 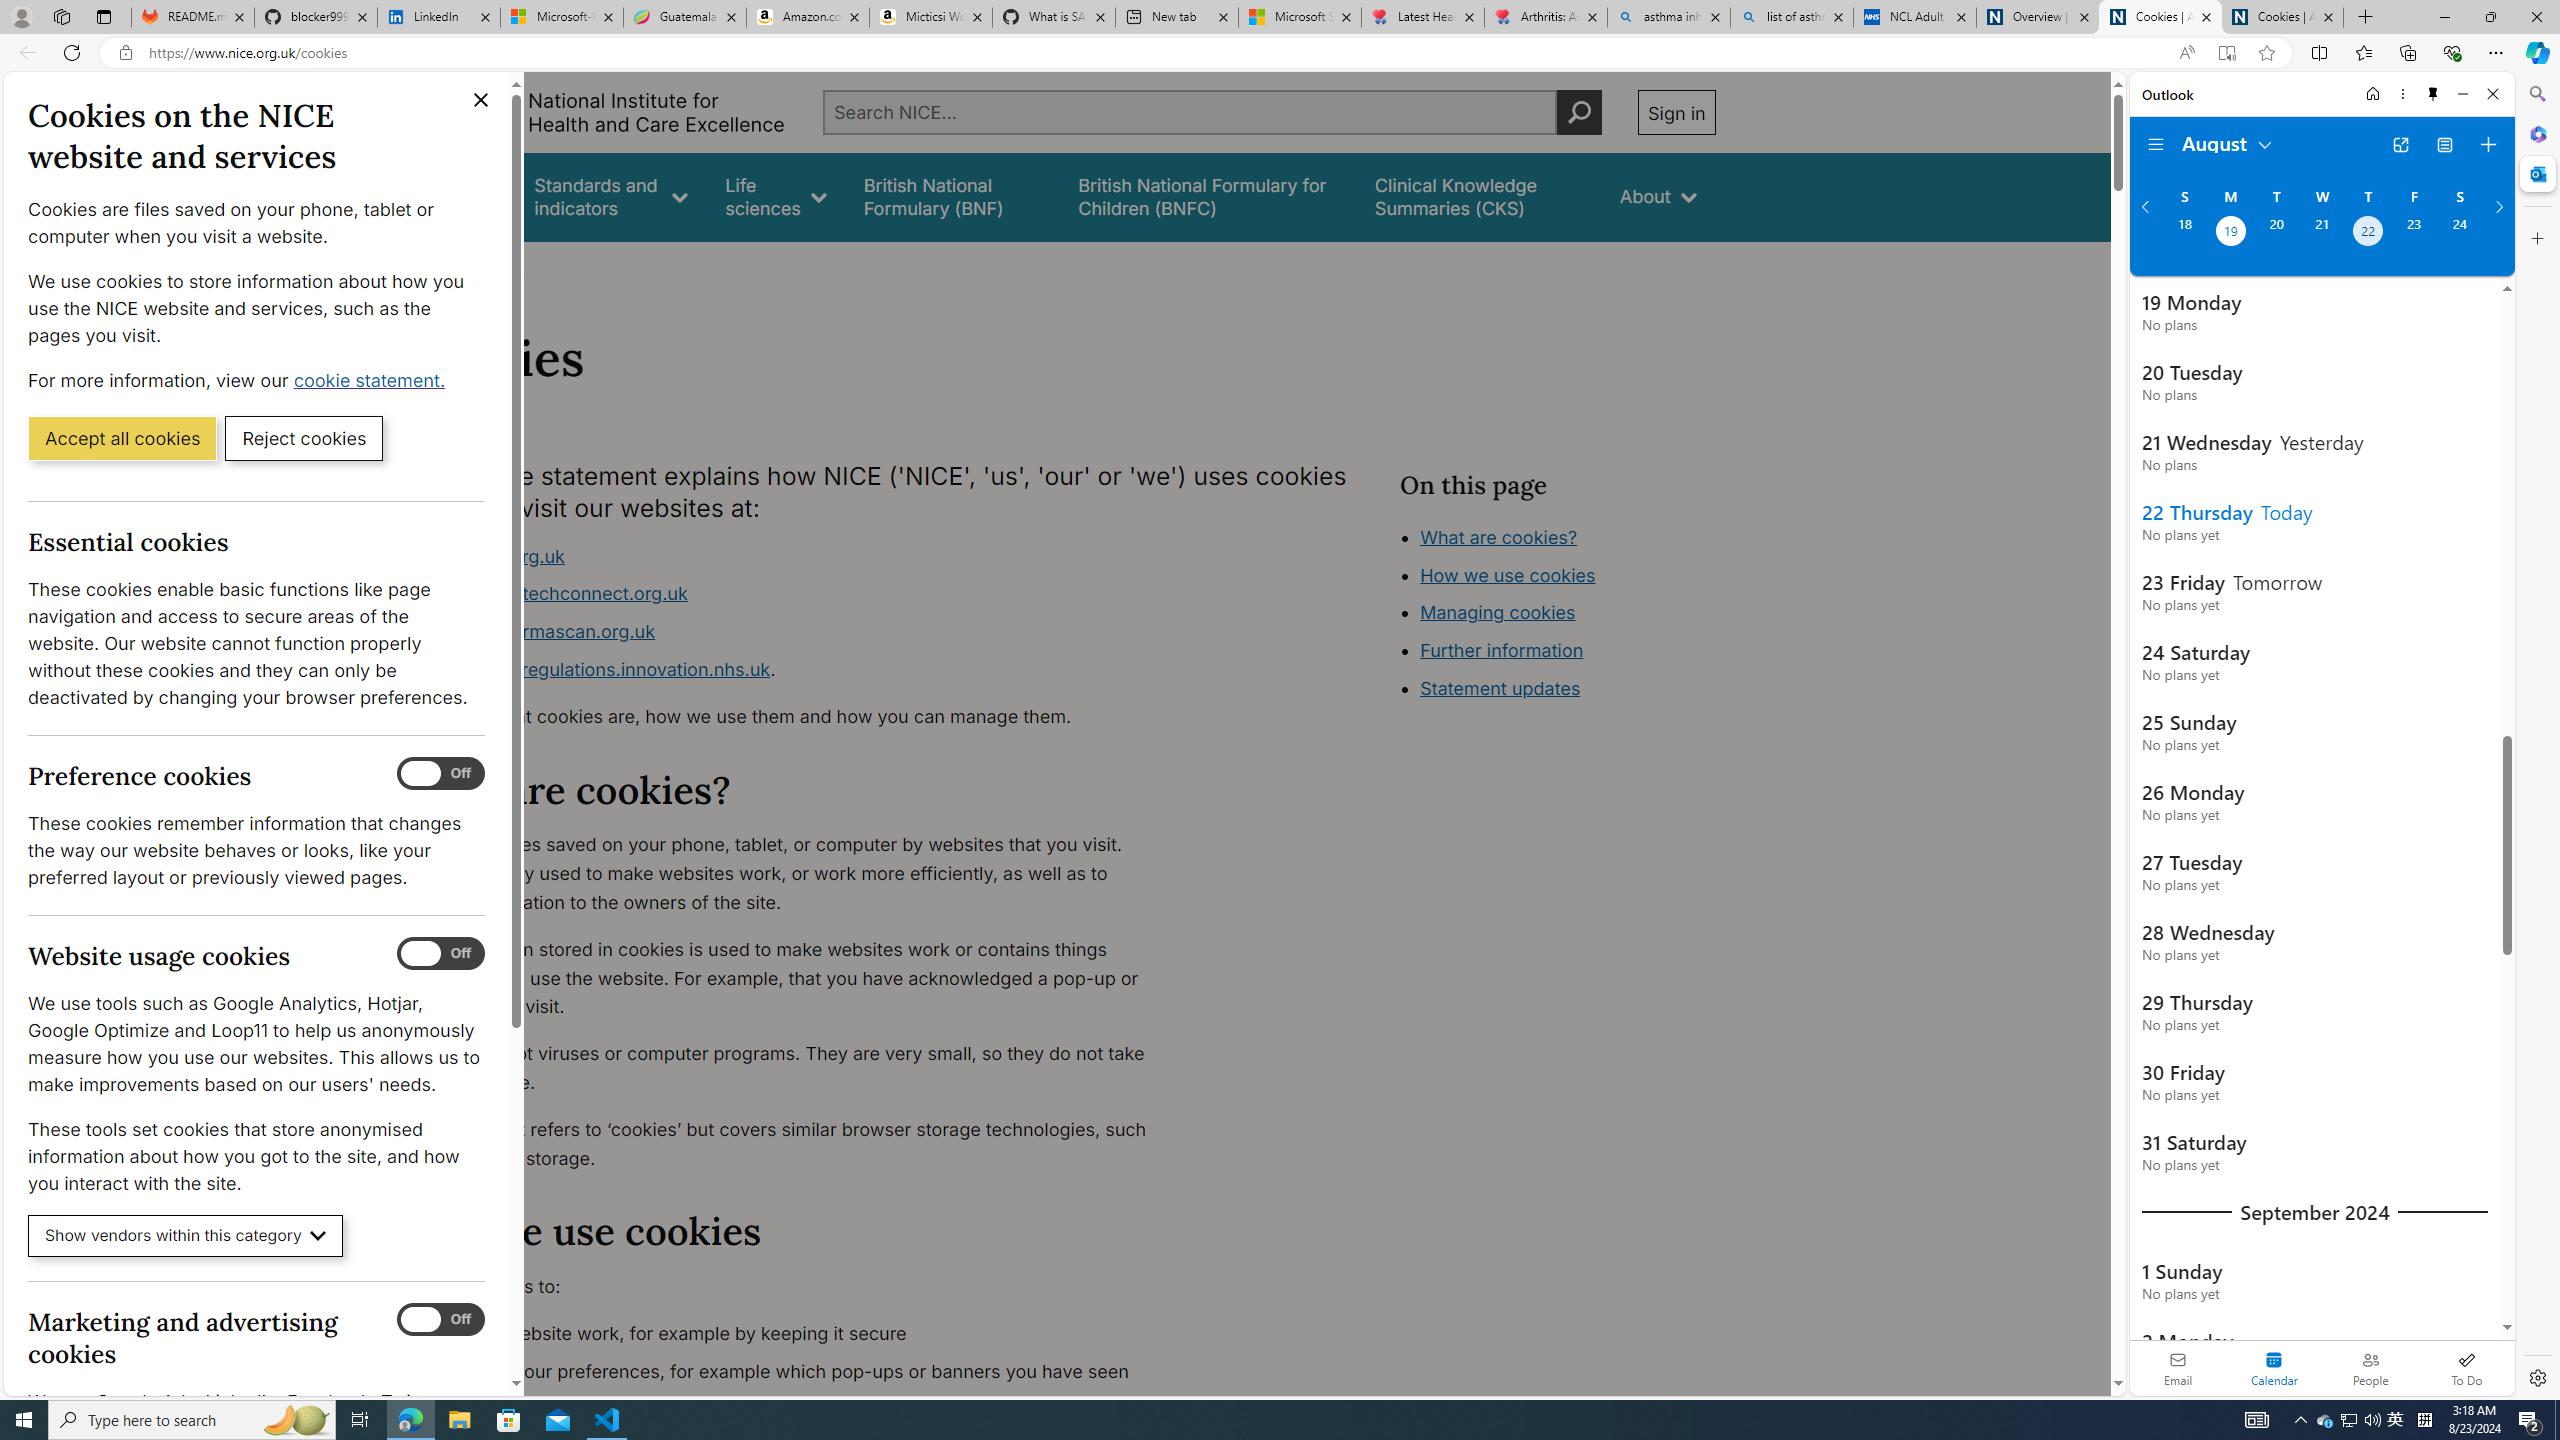 I want to click on 'People', so click(x=2369, y=1367).